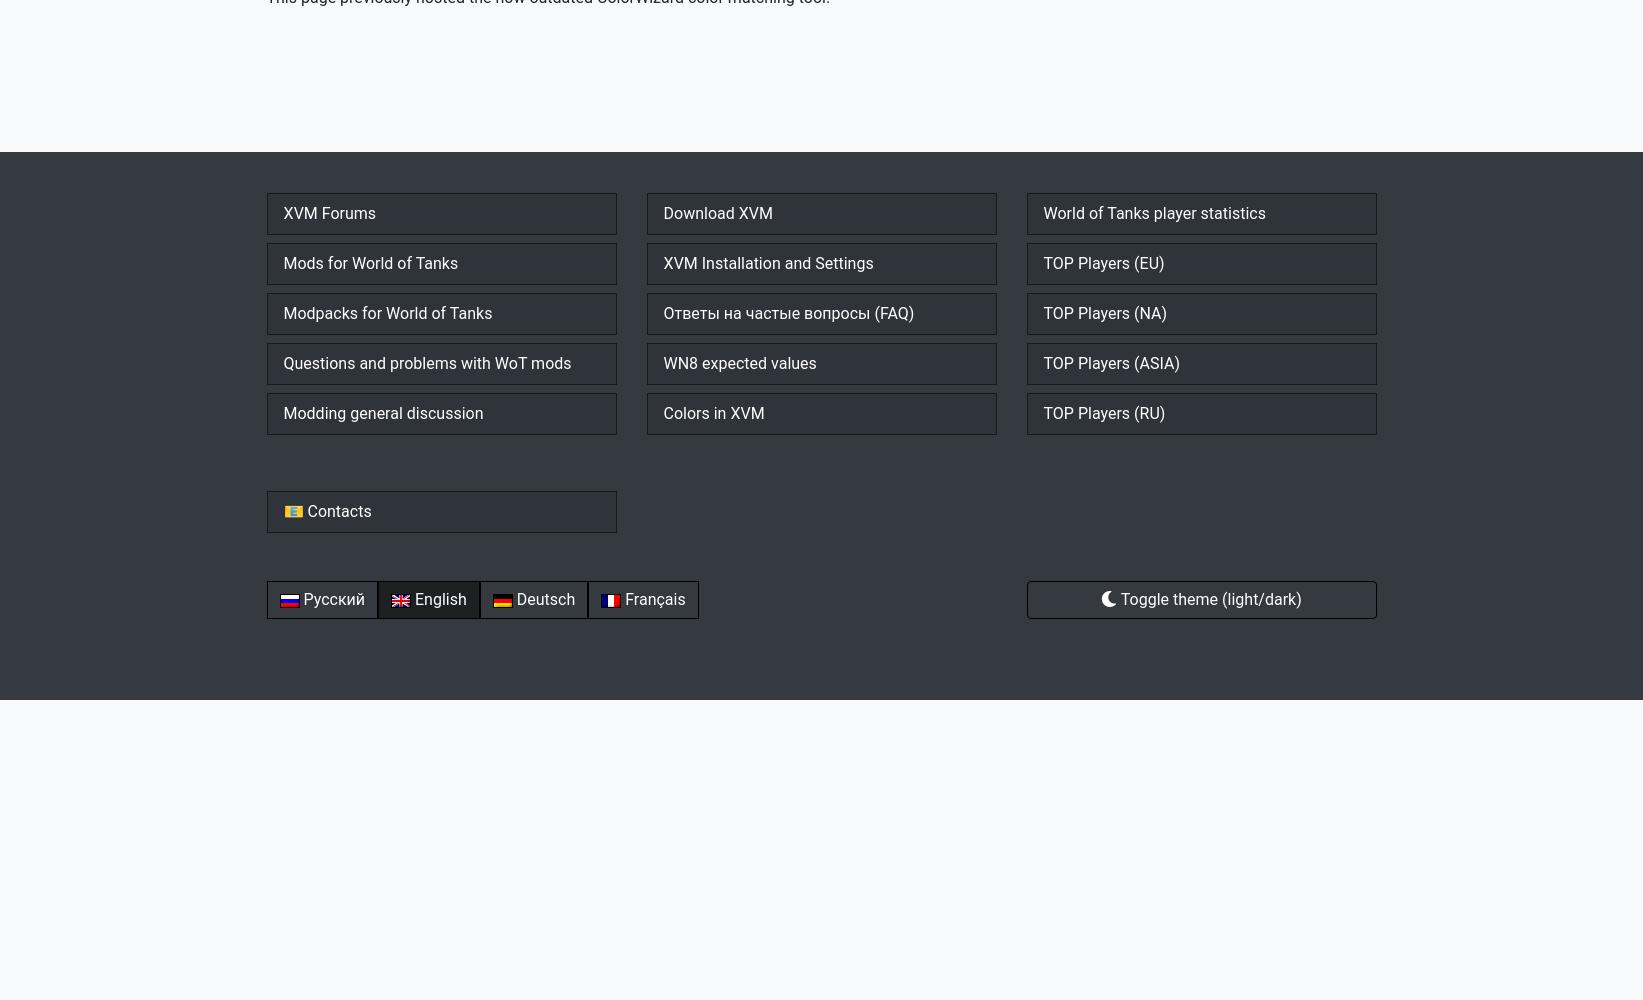 Image resolution: width=1643 pixels, height=1000 pixels. I want to click on 'XVM Installation and Settings', so click(767, 263).